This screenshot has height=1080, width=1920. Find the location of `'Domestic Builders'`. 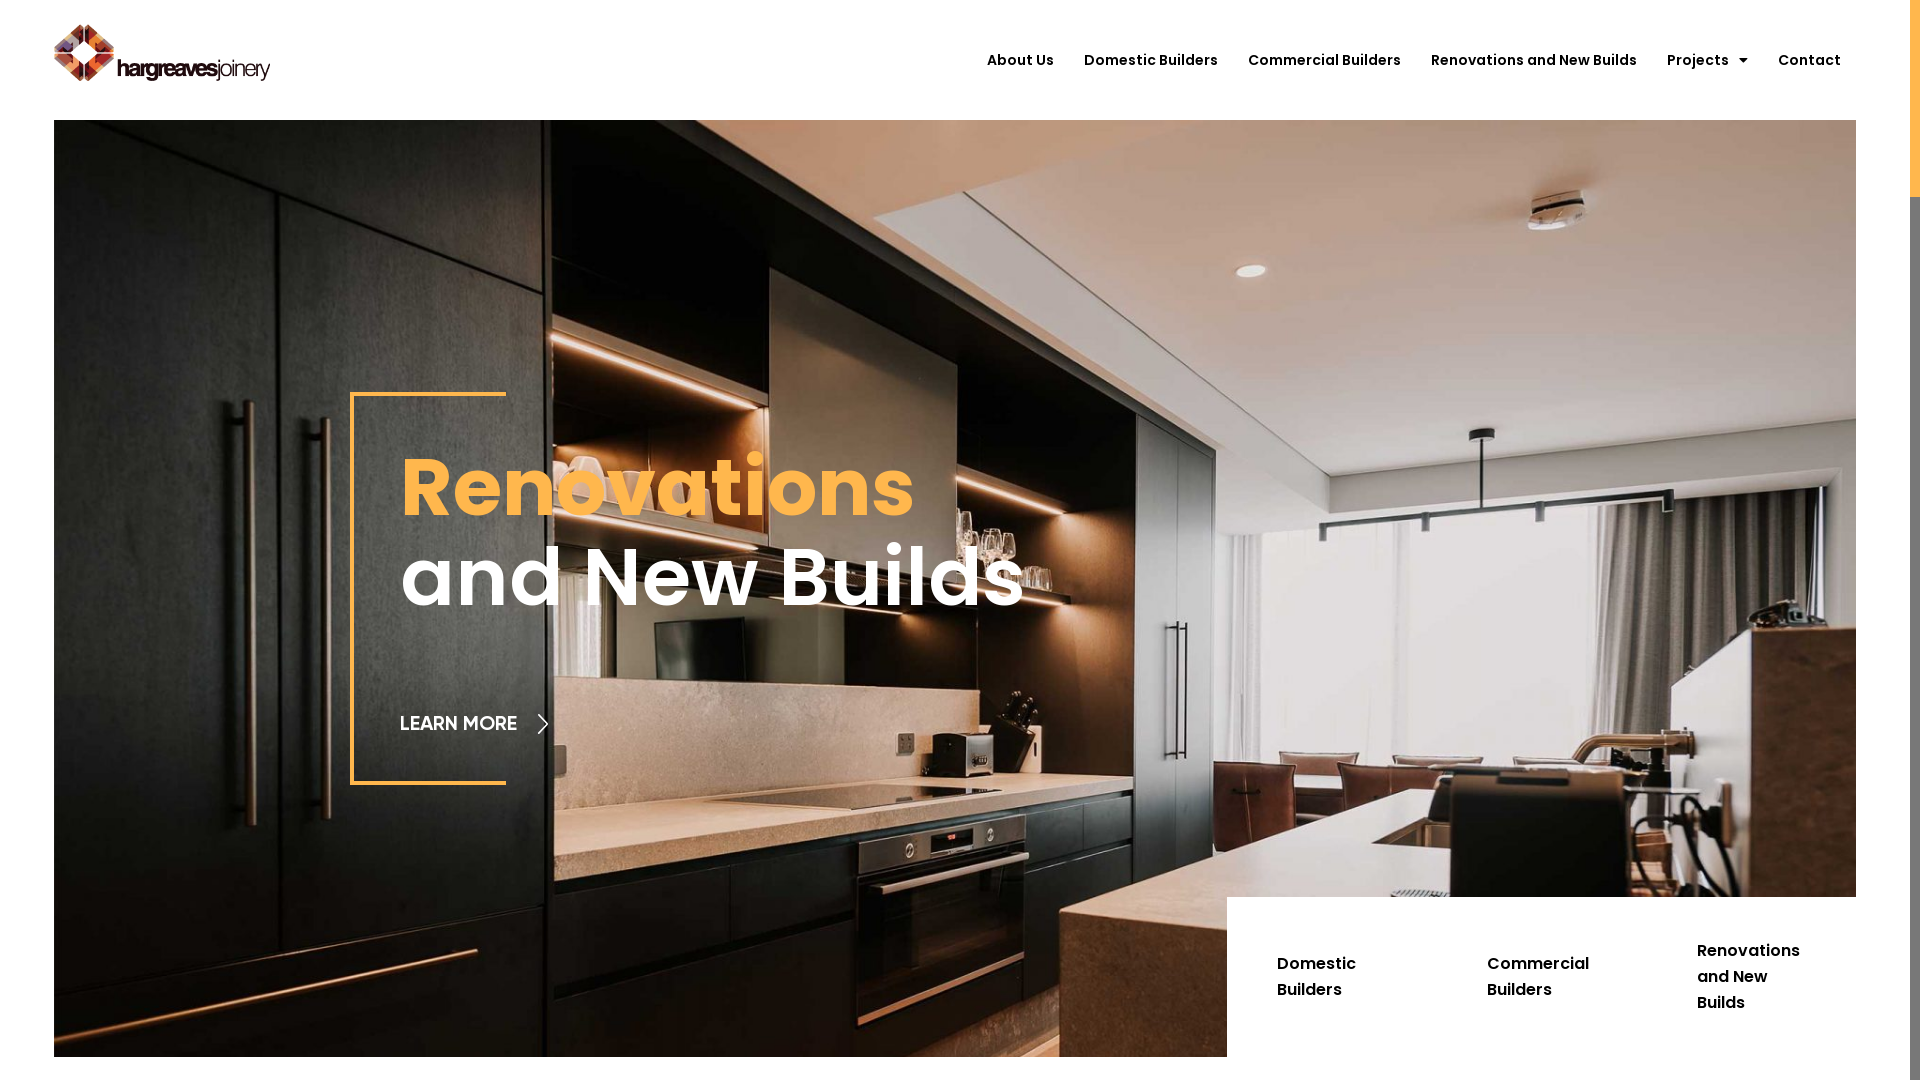

'Domestic Builders' is located at coordinates (1275, 975).